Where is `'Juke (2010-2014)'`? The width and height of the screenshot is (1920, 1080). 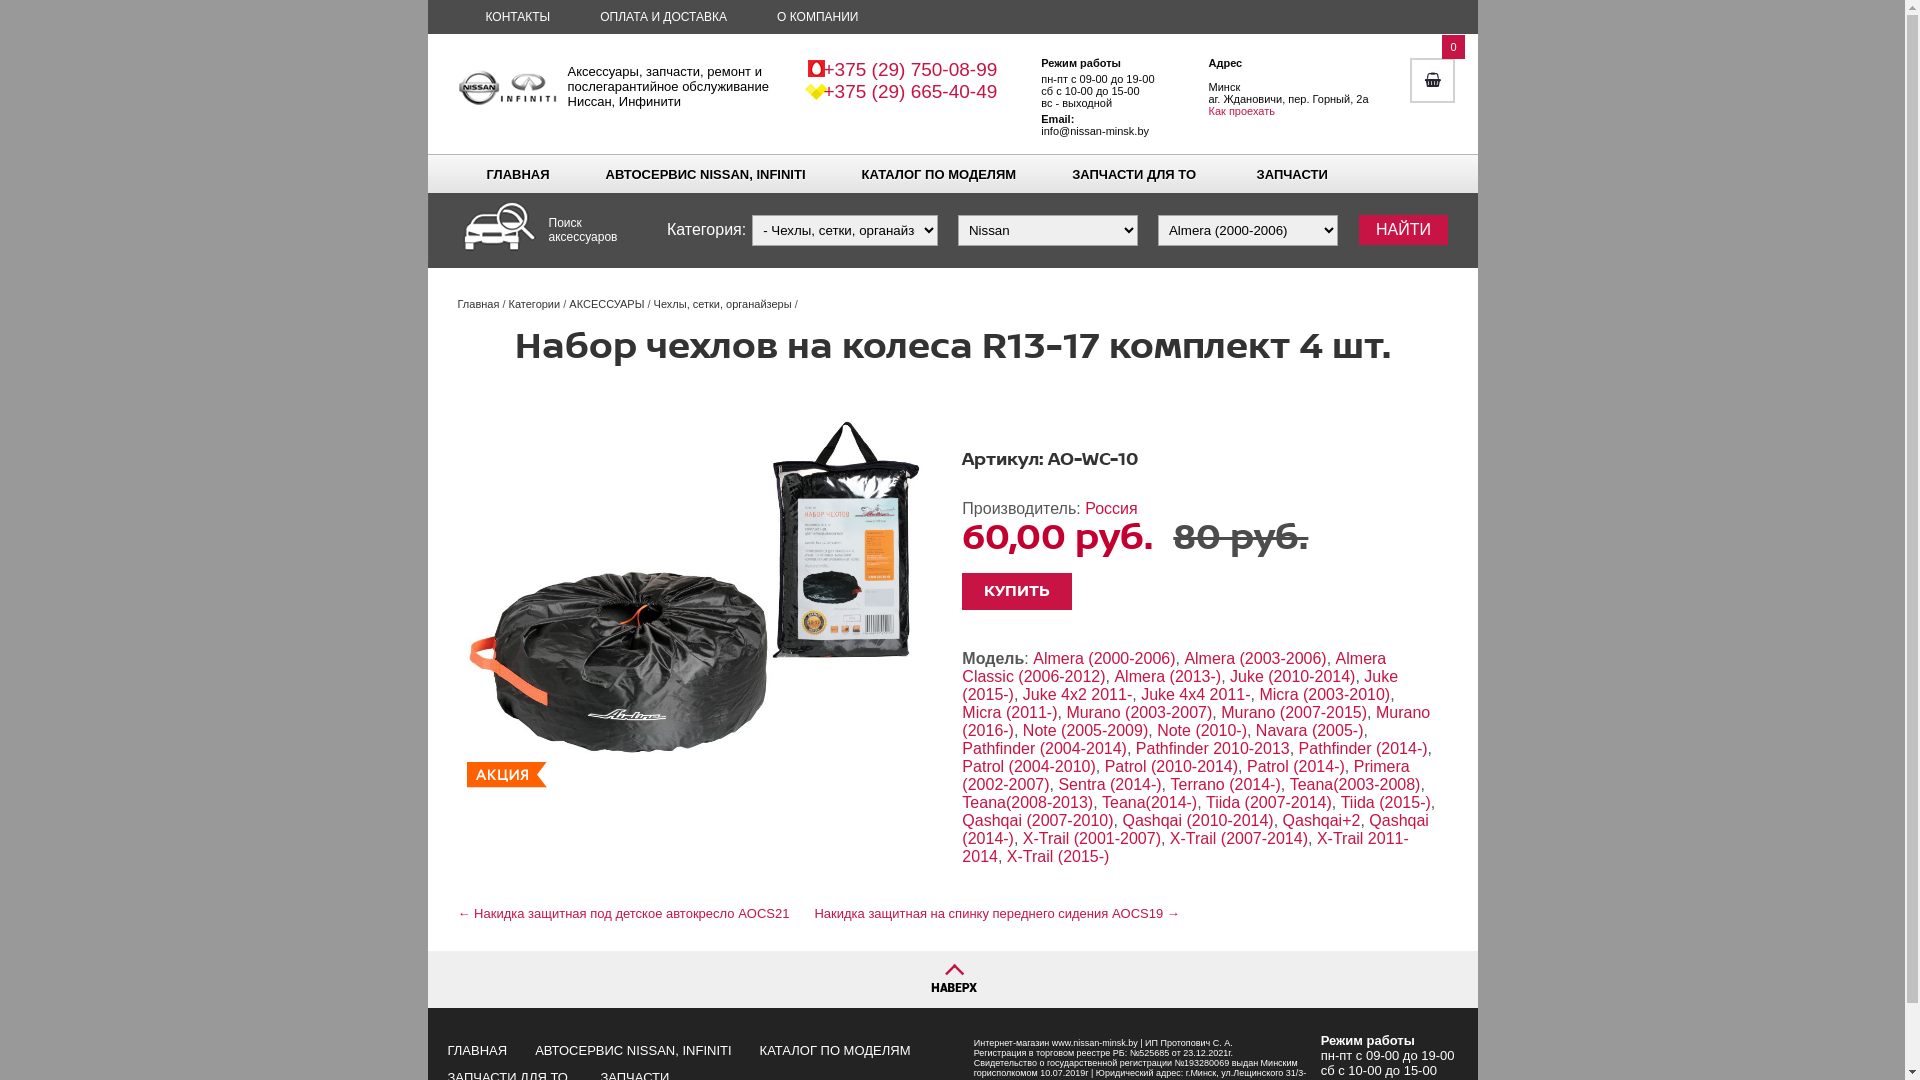 'Juke (2010-2014)' is located at coordinates (1292, 675).